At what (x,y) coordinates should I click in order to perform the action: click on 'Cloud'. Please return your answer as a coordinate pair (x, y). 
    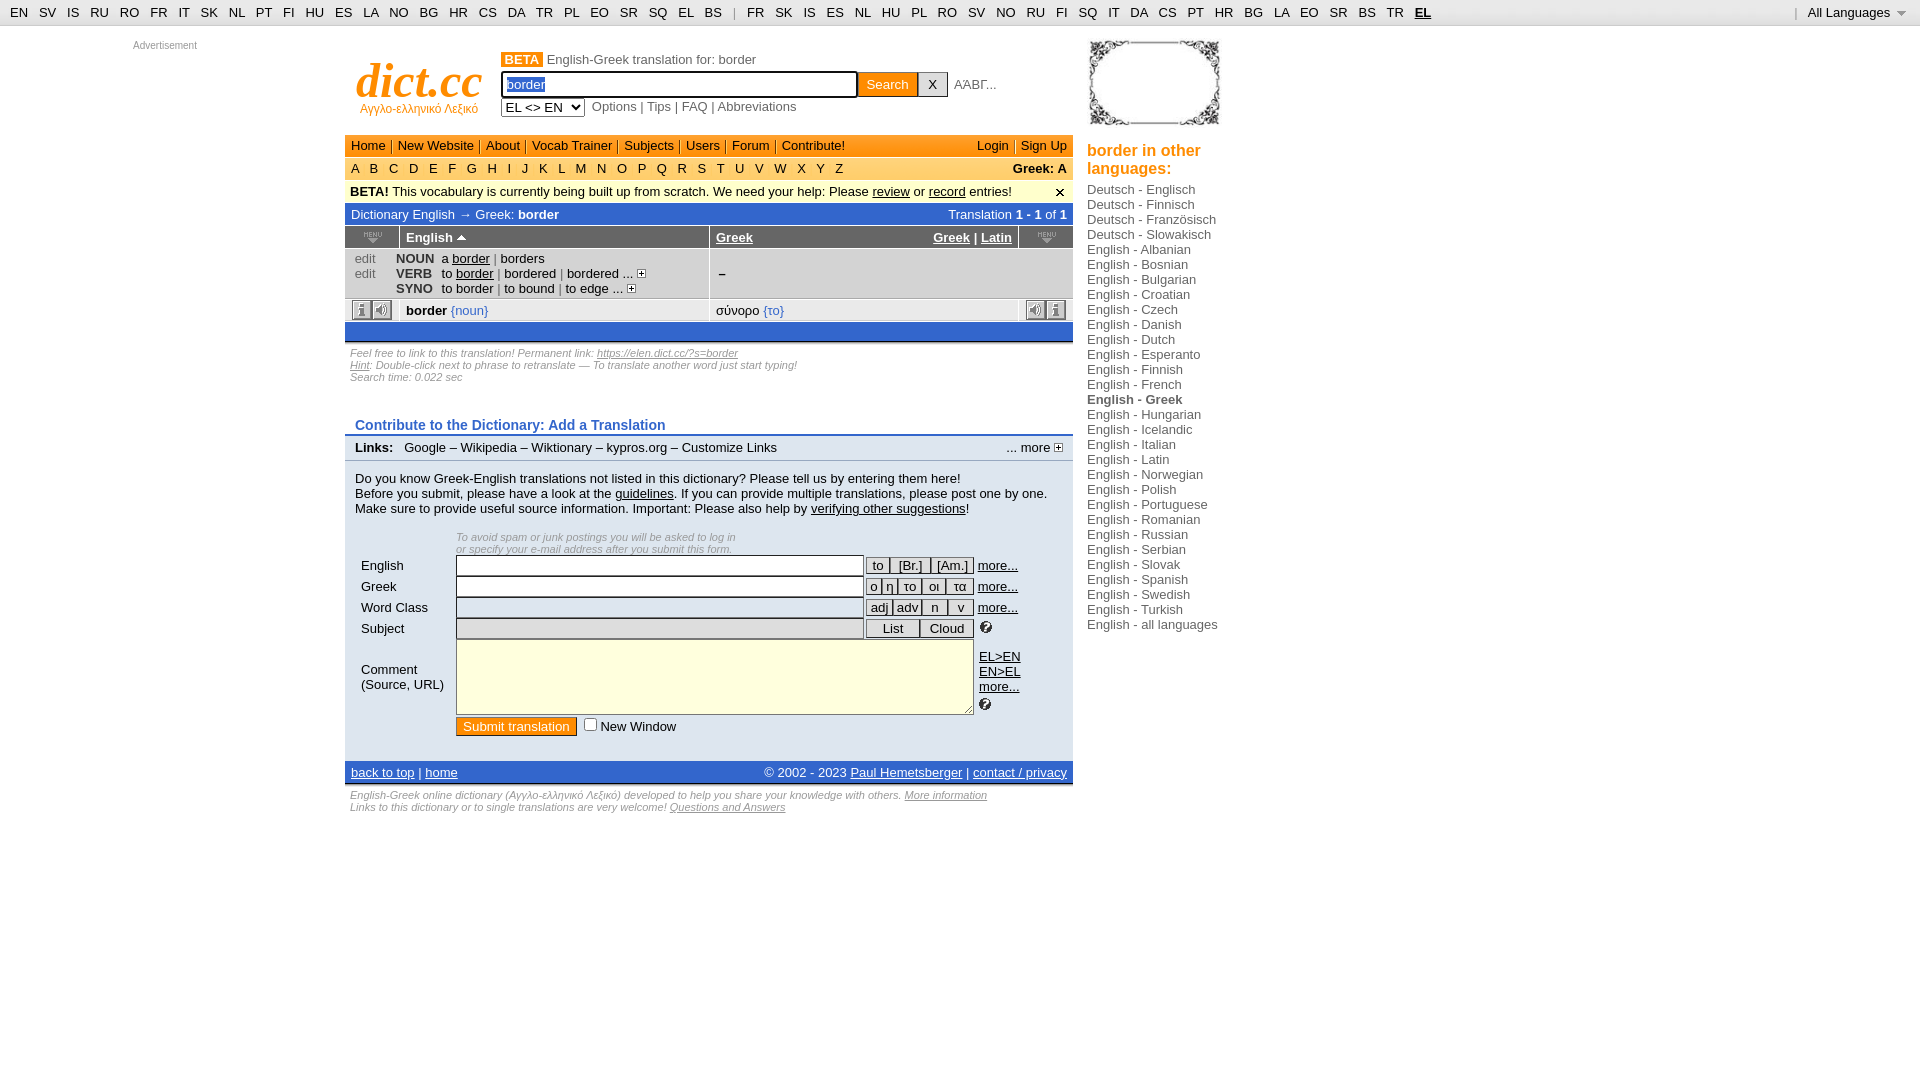
    Looking at the image, I should click on (945, 627).